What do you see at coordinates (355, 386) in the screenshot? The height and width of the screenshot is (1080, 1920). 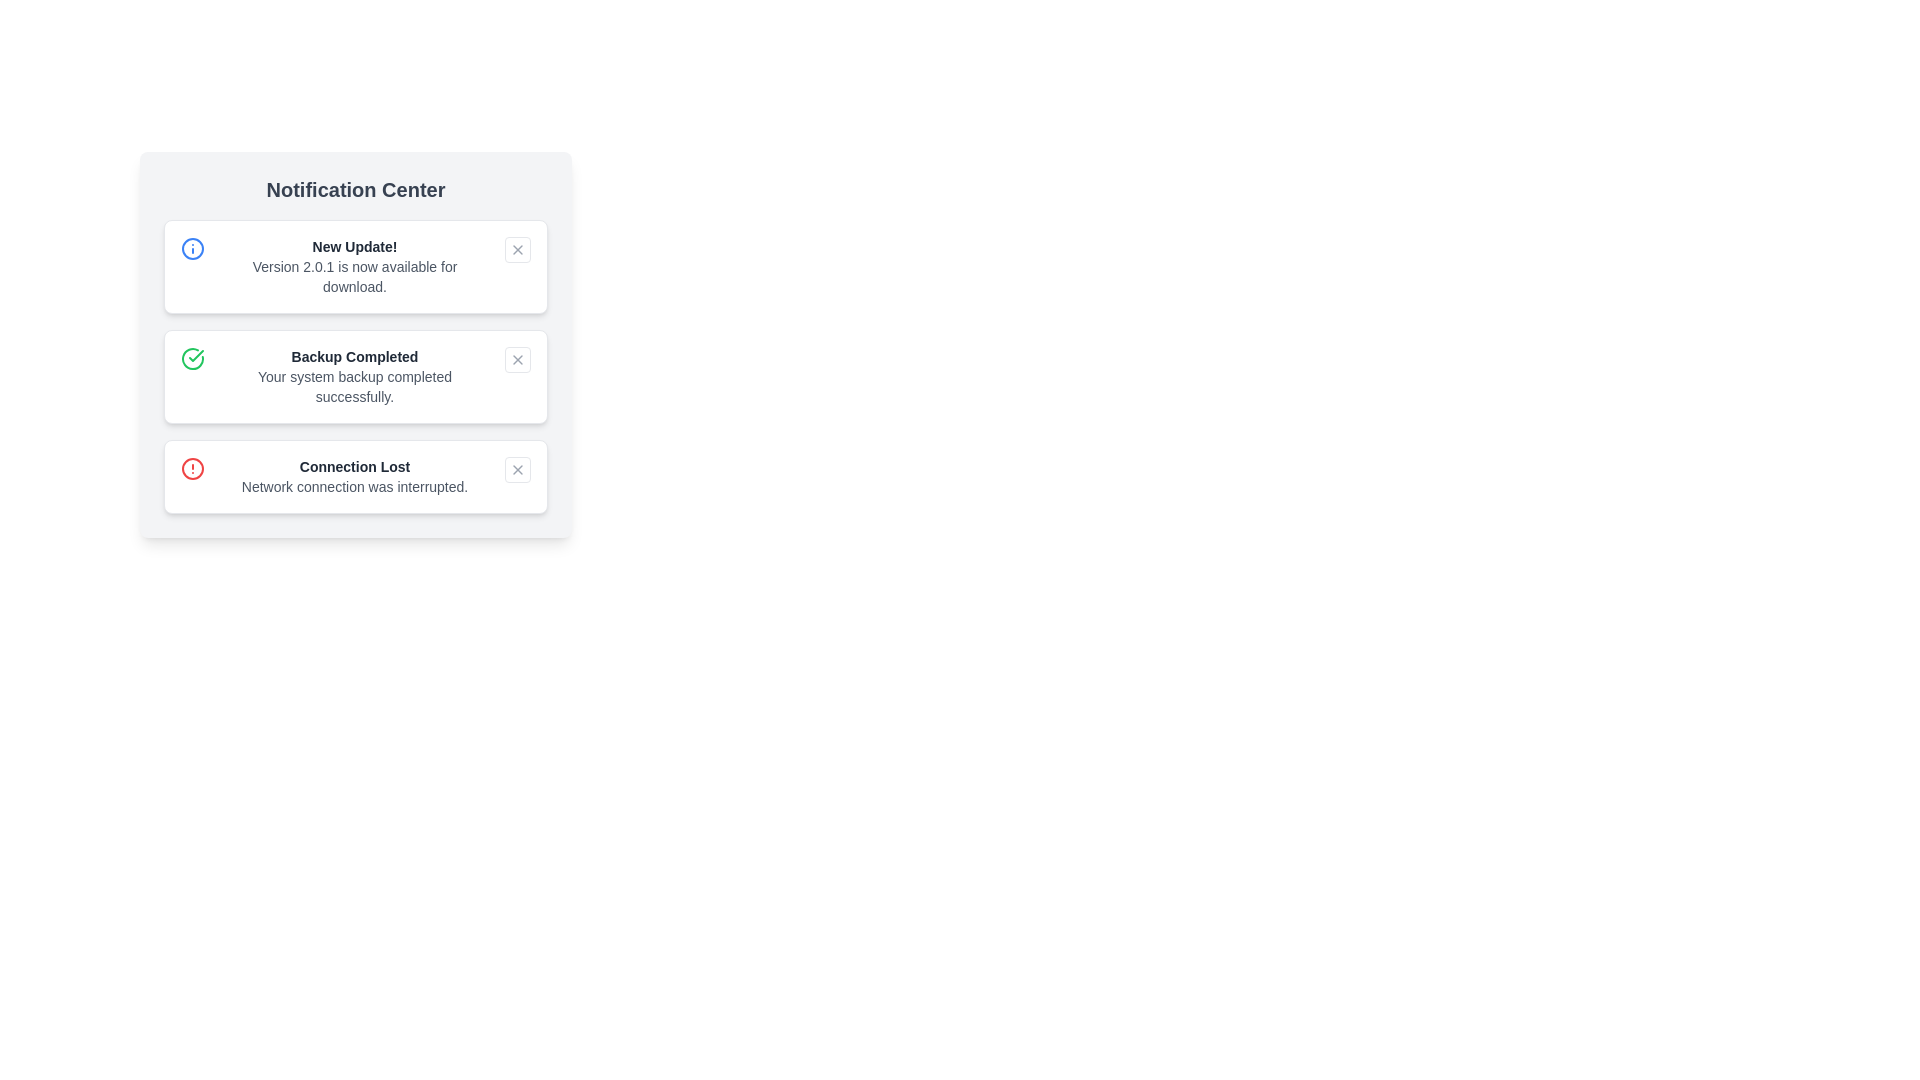 I see `the confirmation message text label indicating successful completion of a system backup, located in the lower portion of the notification card under 'Backup Completed.'` at bounding box center [355, 386].